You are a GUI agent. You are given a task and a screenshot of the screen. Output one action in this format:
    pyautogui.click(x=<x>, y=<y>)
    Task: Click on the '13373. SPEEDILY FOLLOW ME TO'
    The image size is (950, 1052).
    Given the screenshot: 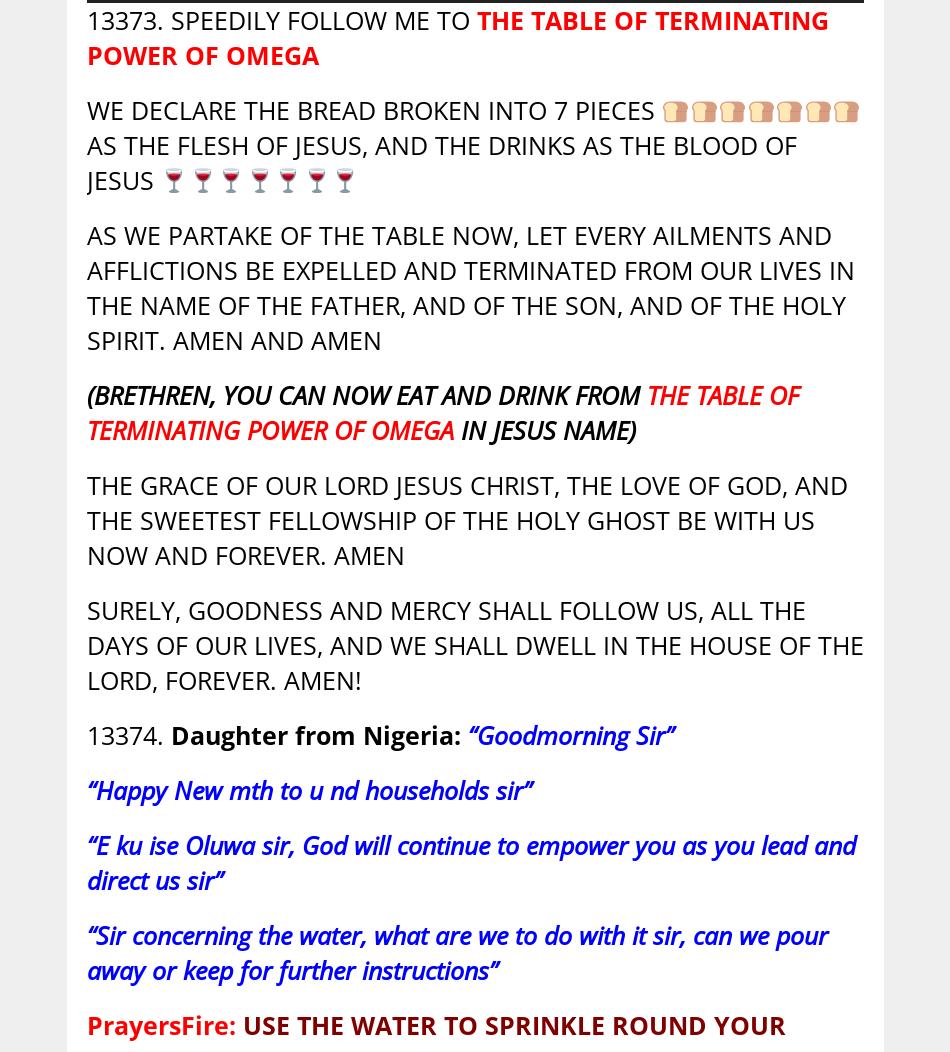 What is the action you would take?
    pyautogui.click(x=85, y=19)
    